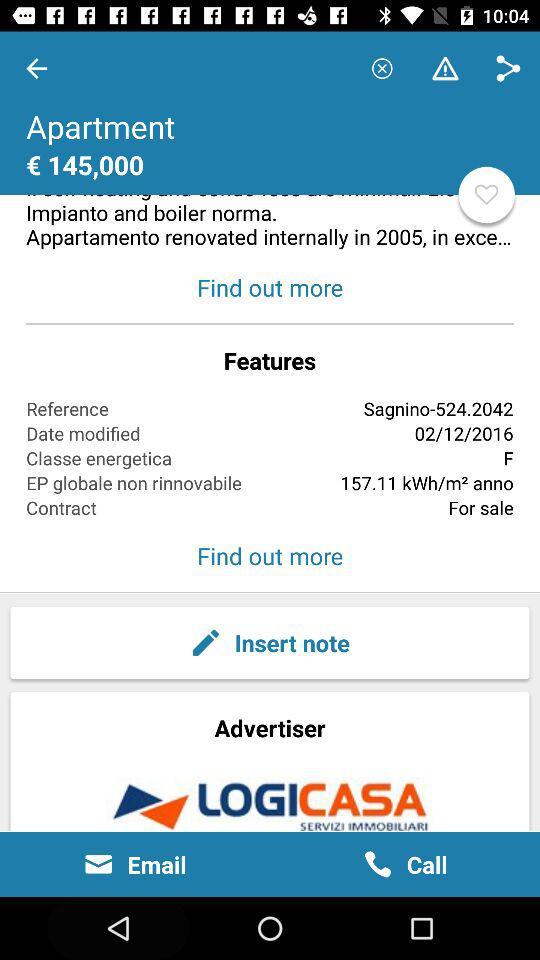 The width and height of the screenshot is (540, 960). What do you see at coordinates (36, 68) in the screenshot?
I see `go back` at bounding box center [36, 68].